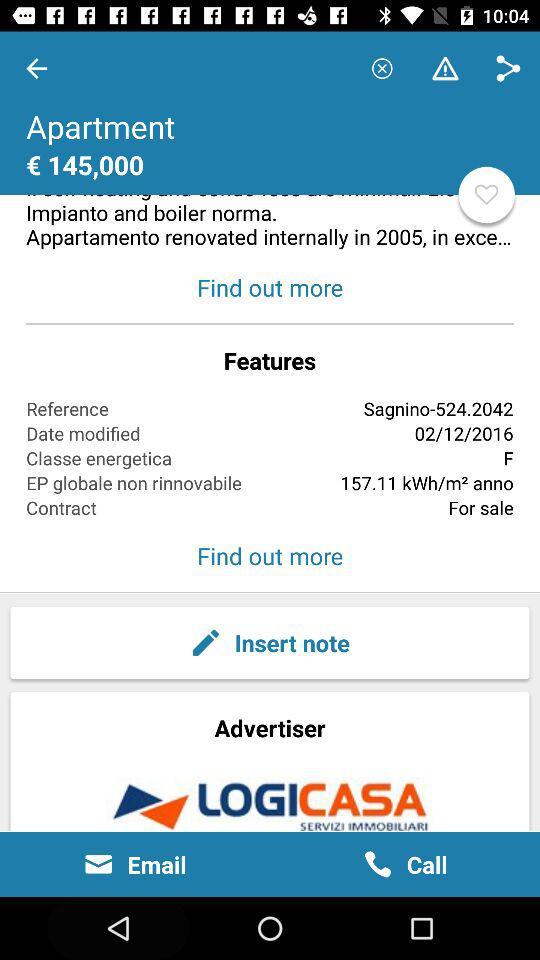 The width and height of the screenshot is (540, 960). What do you see at coordinates (36, 68) in the screenshot?
I see `go back` at bounding box center [36, 68].